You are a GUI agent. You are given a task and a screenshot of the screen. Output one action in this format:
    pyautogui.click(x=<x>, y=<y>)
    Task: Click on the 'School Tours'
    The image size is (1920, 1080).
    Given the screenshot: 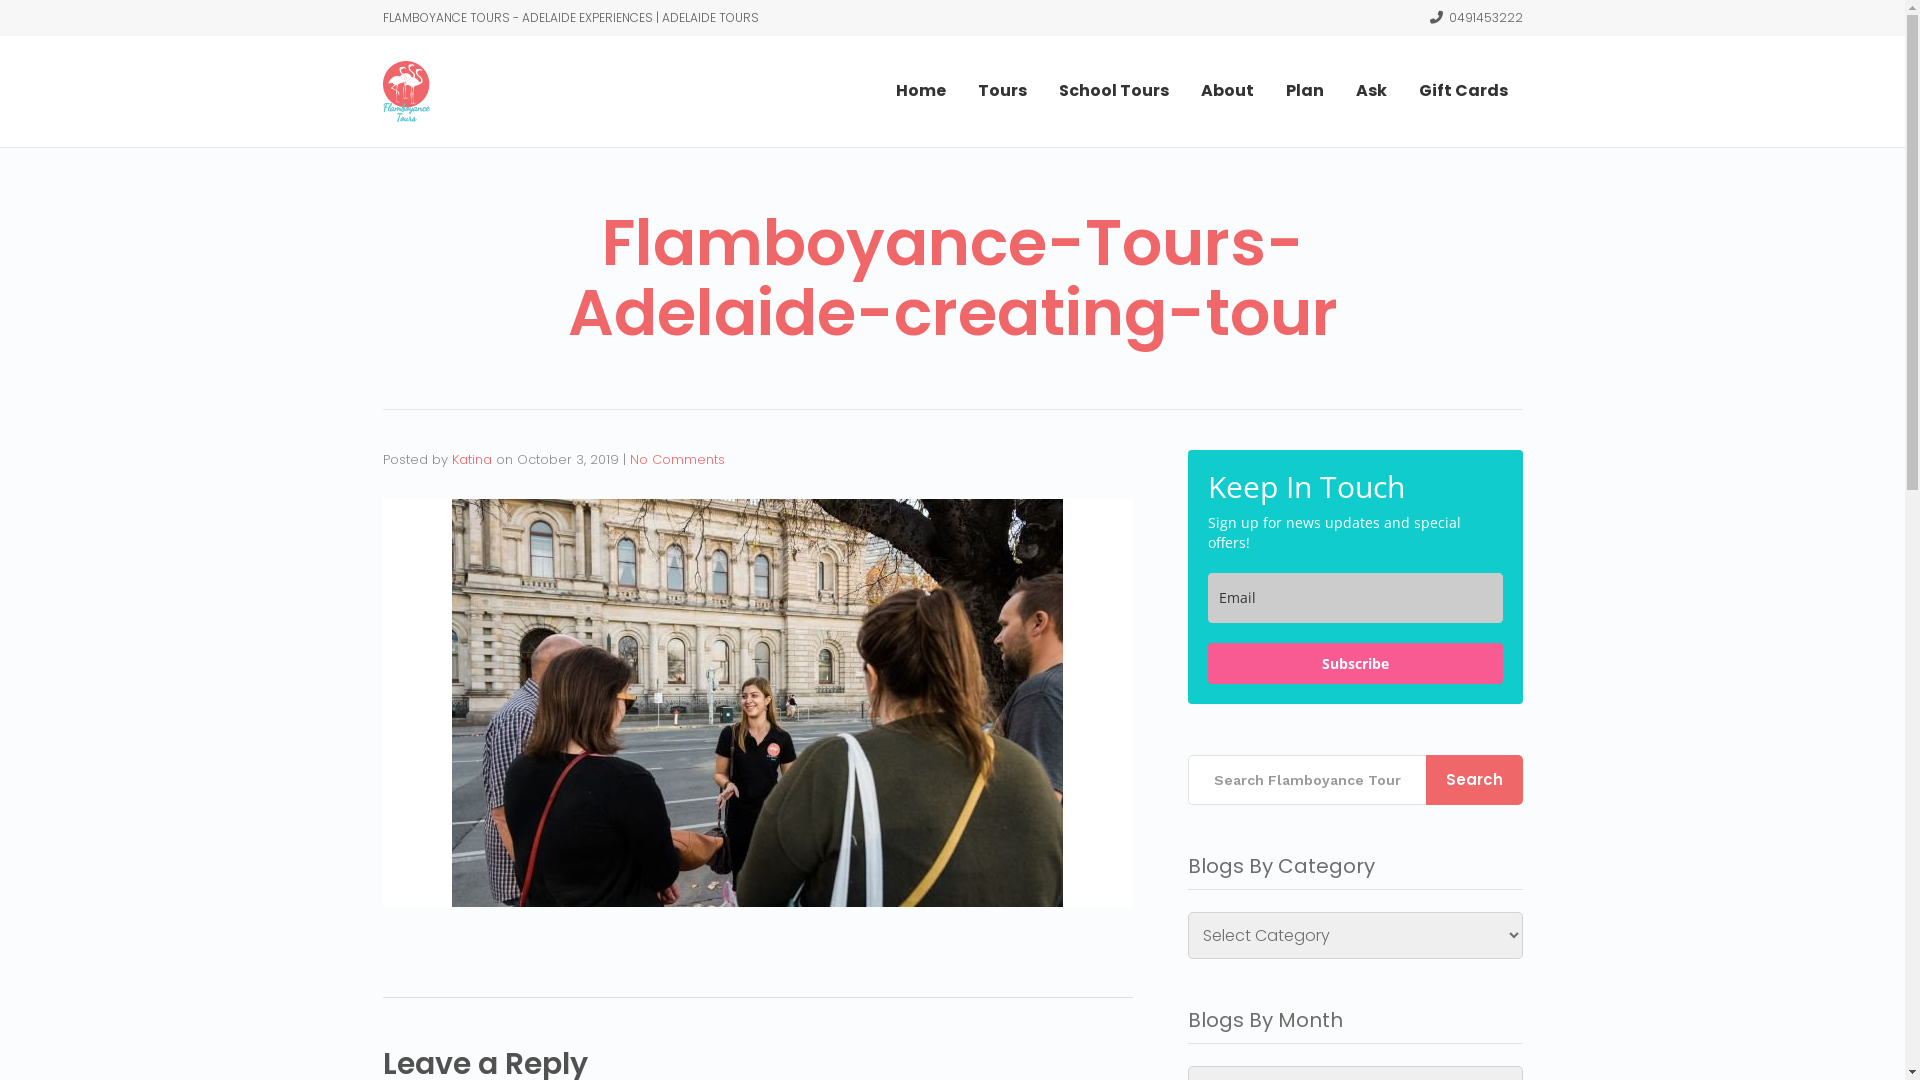 What is the action you would take?
    pyautogui.click(x=1112, y=91)
    